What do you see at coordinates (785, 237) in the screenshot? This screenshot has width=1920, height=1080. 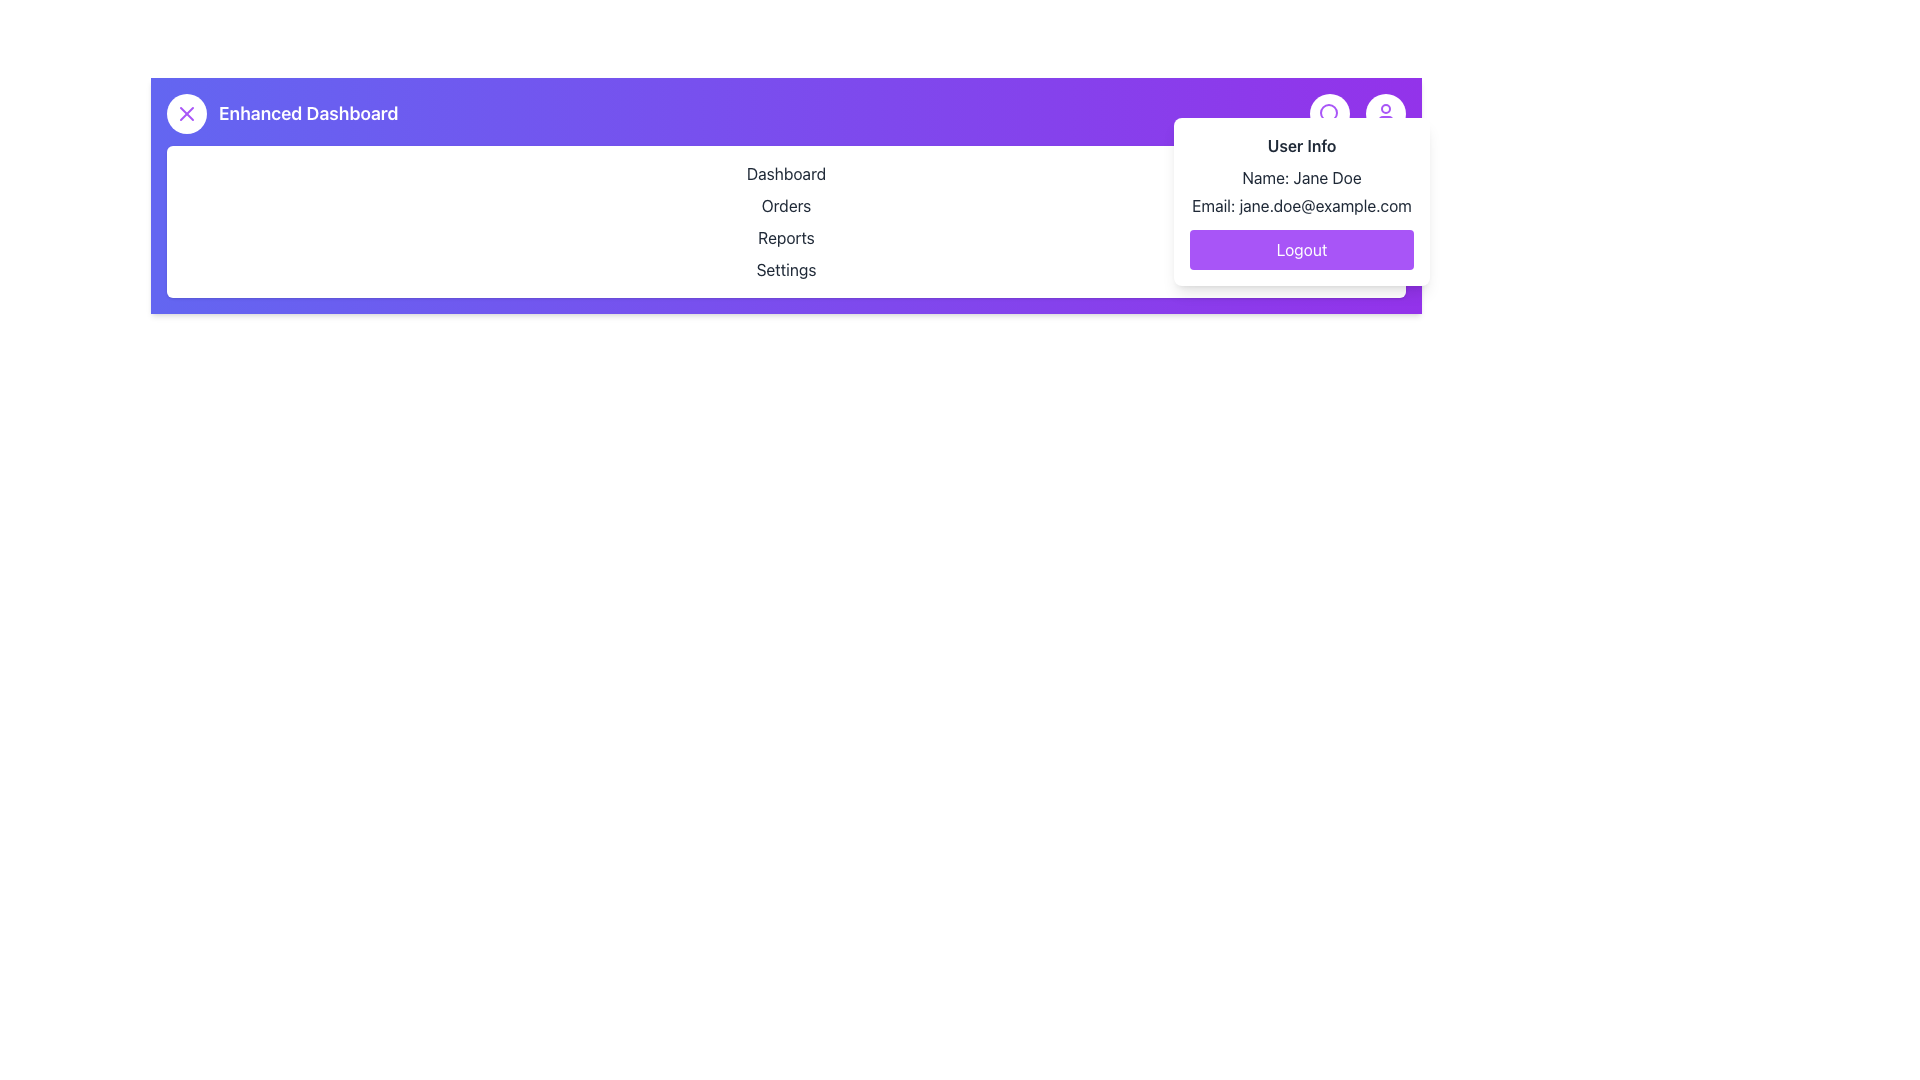 I see `the 'Reports' label, which is the third item in a vertical list of menu options including 'Dashboard', 'Orders', and 'Settings'` at bounding box center [785, 237].